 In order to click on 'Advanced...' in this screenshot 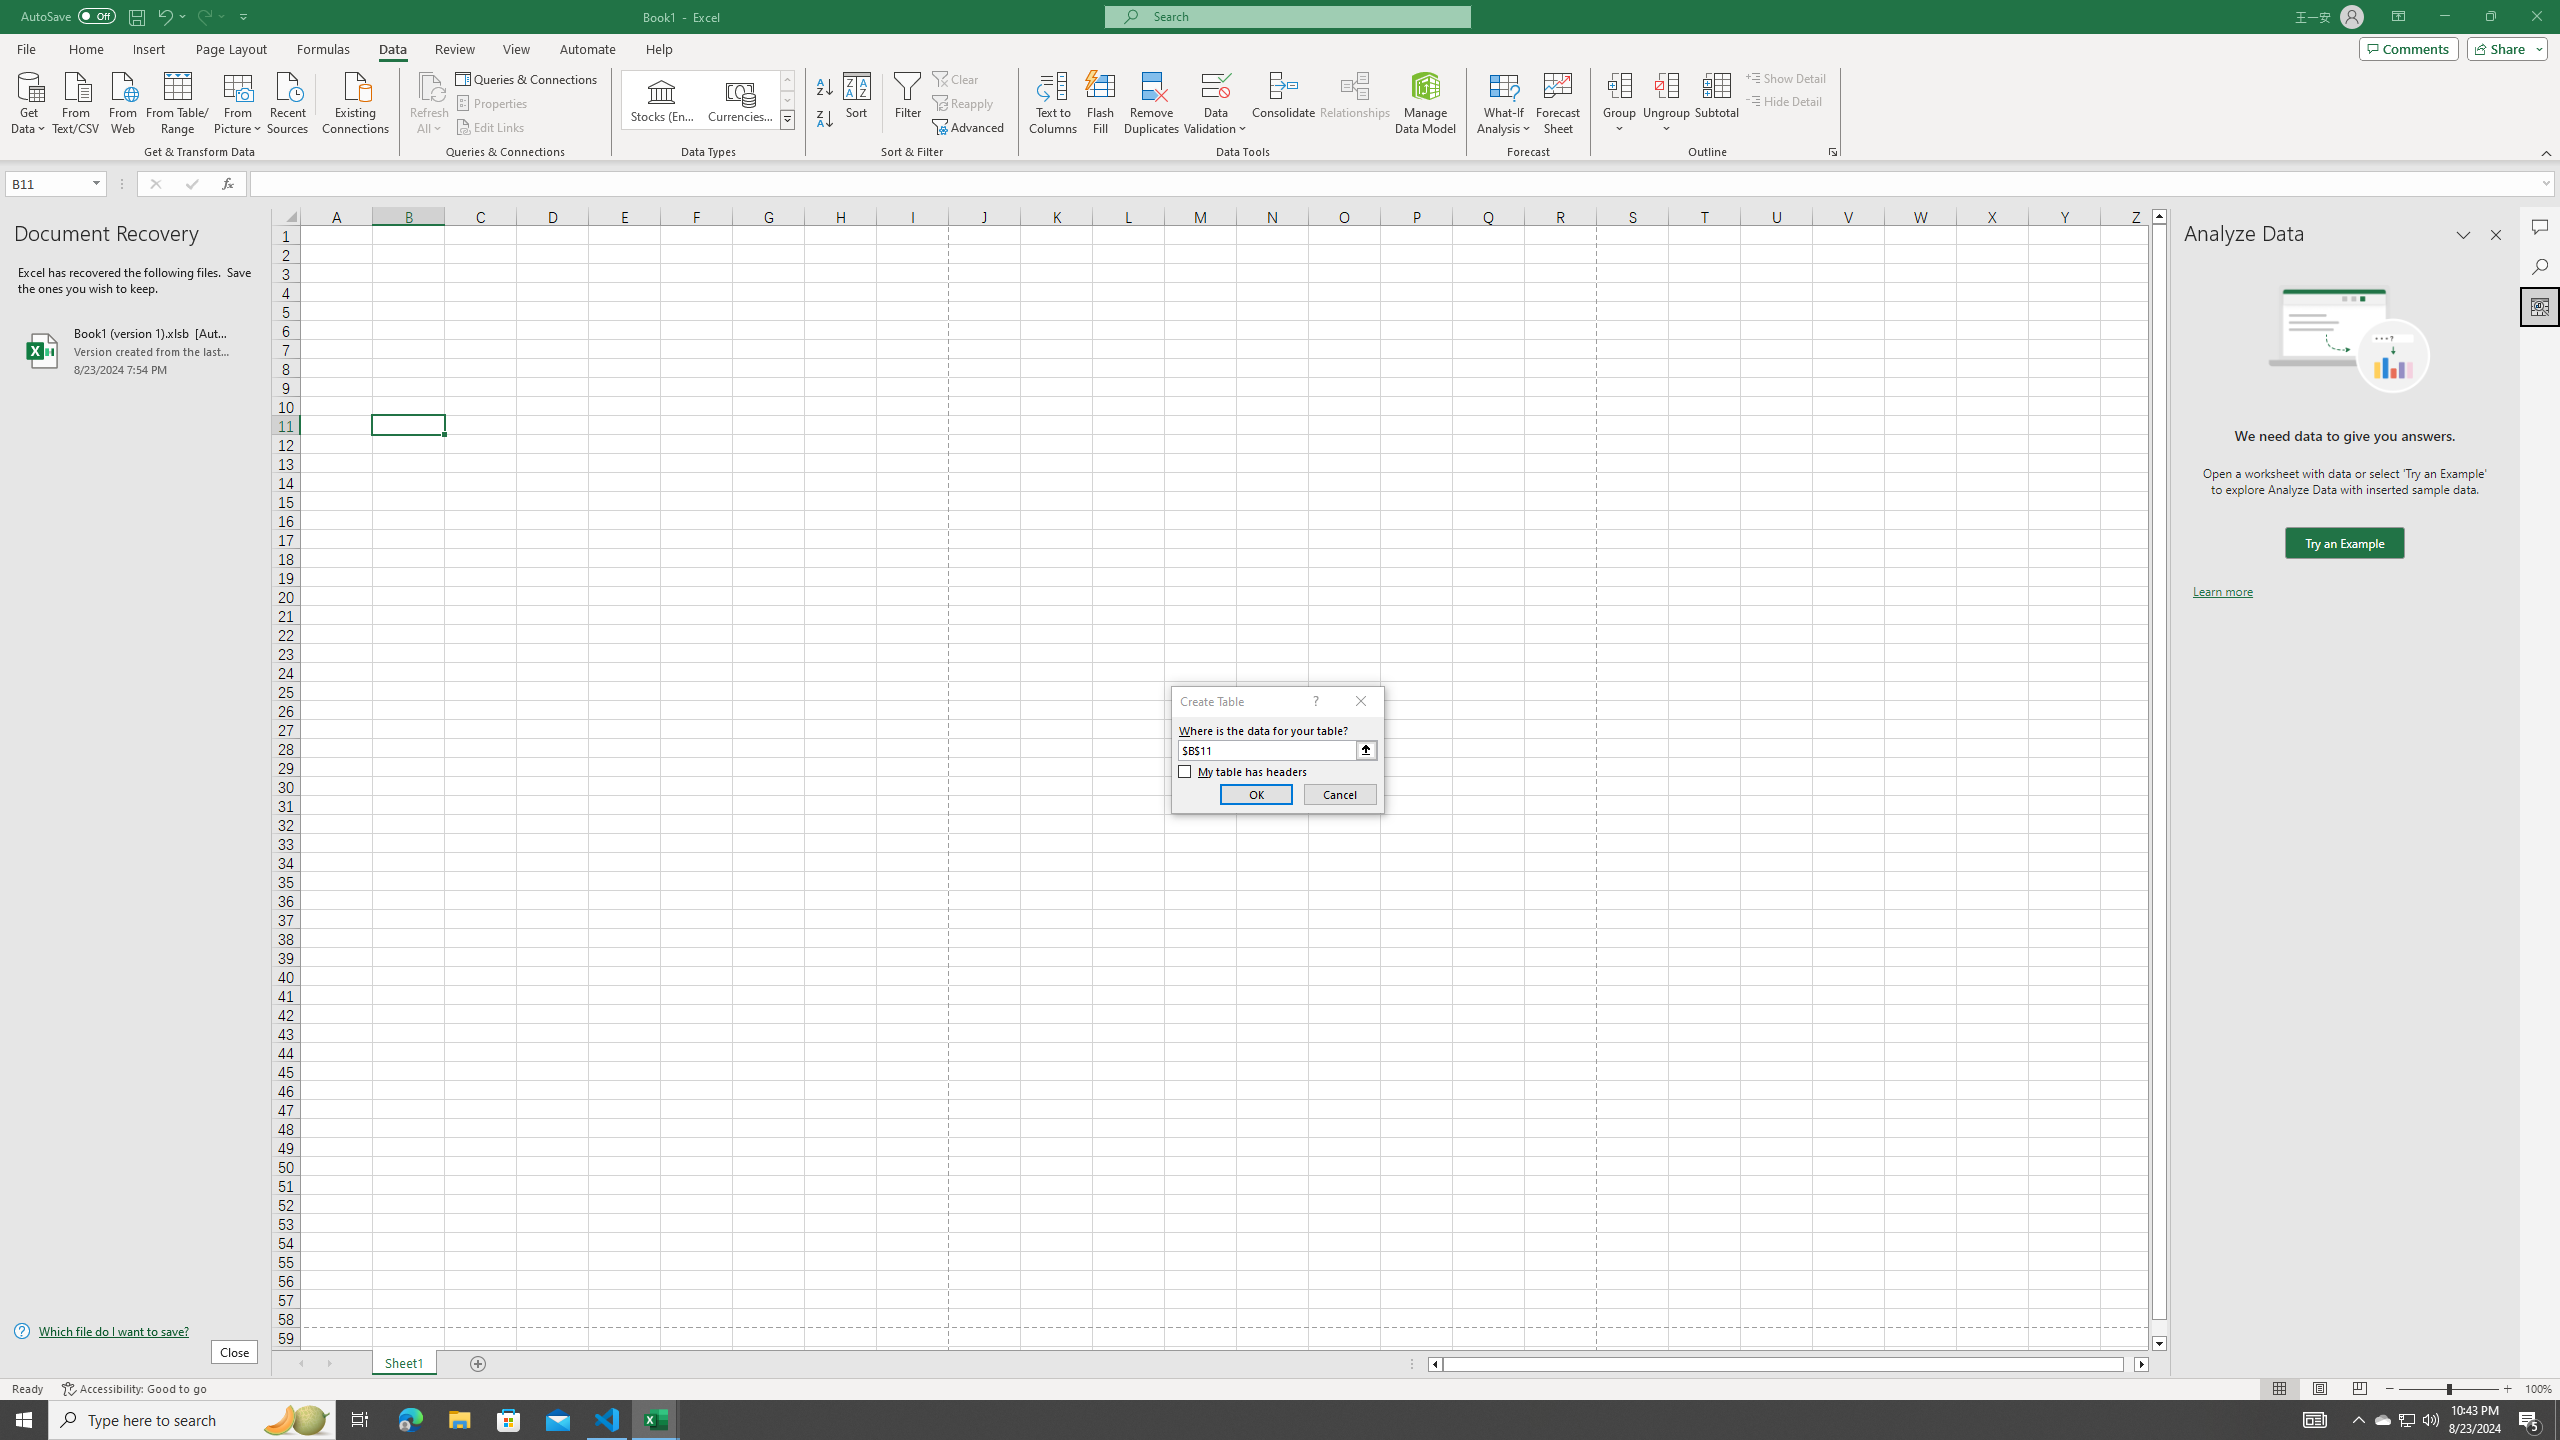, I will do `click(970, 127)`.